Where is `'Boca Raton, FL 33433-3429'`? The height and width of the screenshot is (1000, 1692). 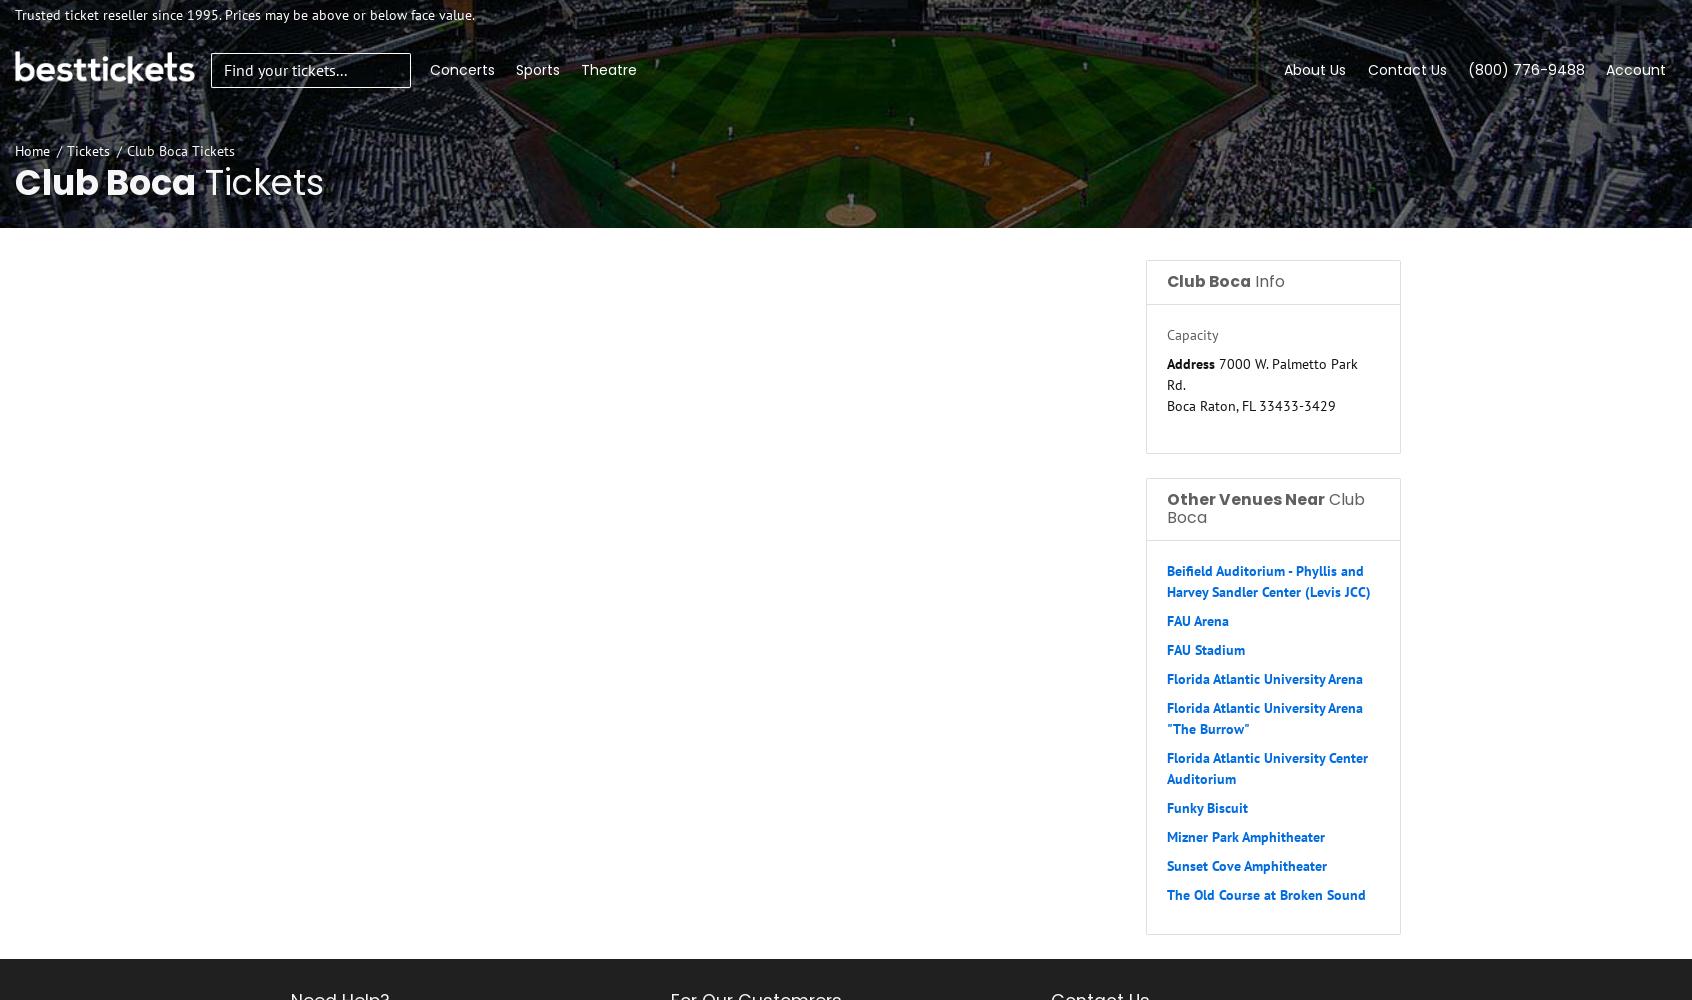 'Boca Raton, FL 33433-3429' is located at coordinates (1251, 405).